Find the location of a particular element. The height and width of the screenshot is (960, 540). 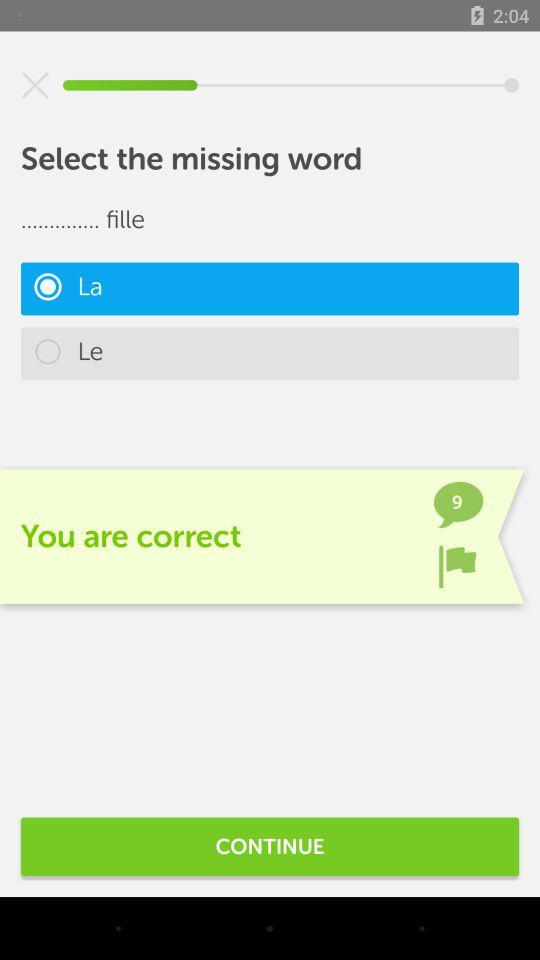

item to the right of you are correct is located at coordinates (457, 566).